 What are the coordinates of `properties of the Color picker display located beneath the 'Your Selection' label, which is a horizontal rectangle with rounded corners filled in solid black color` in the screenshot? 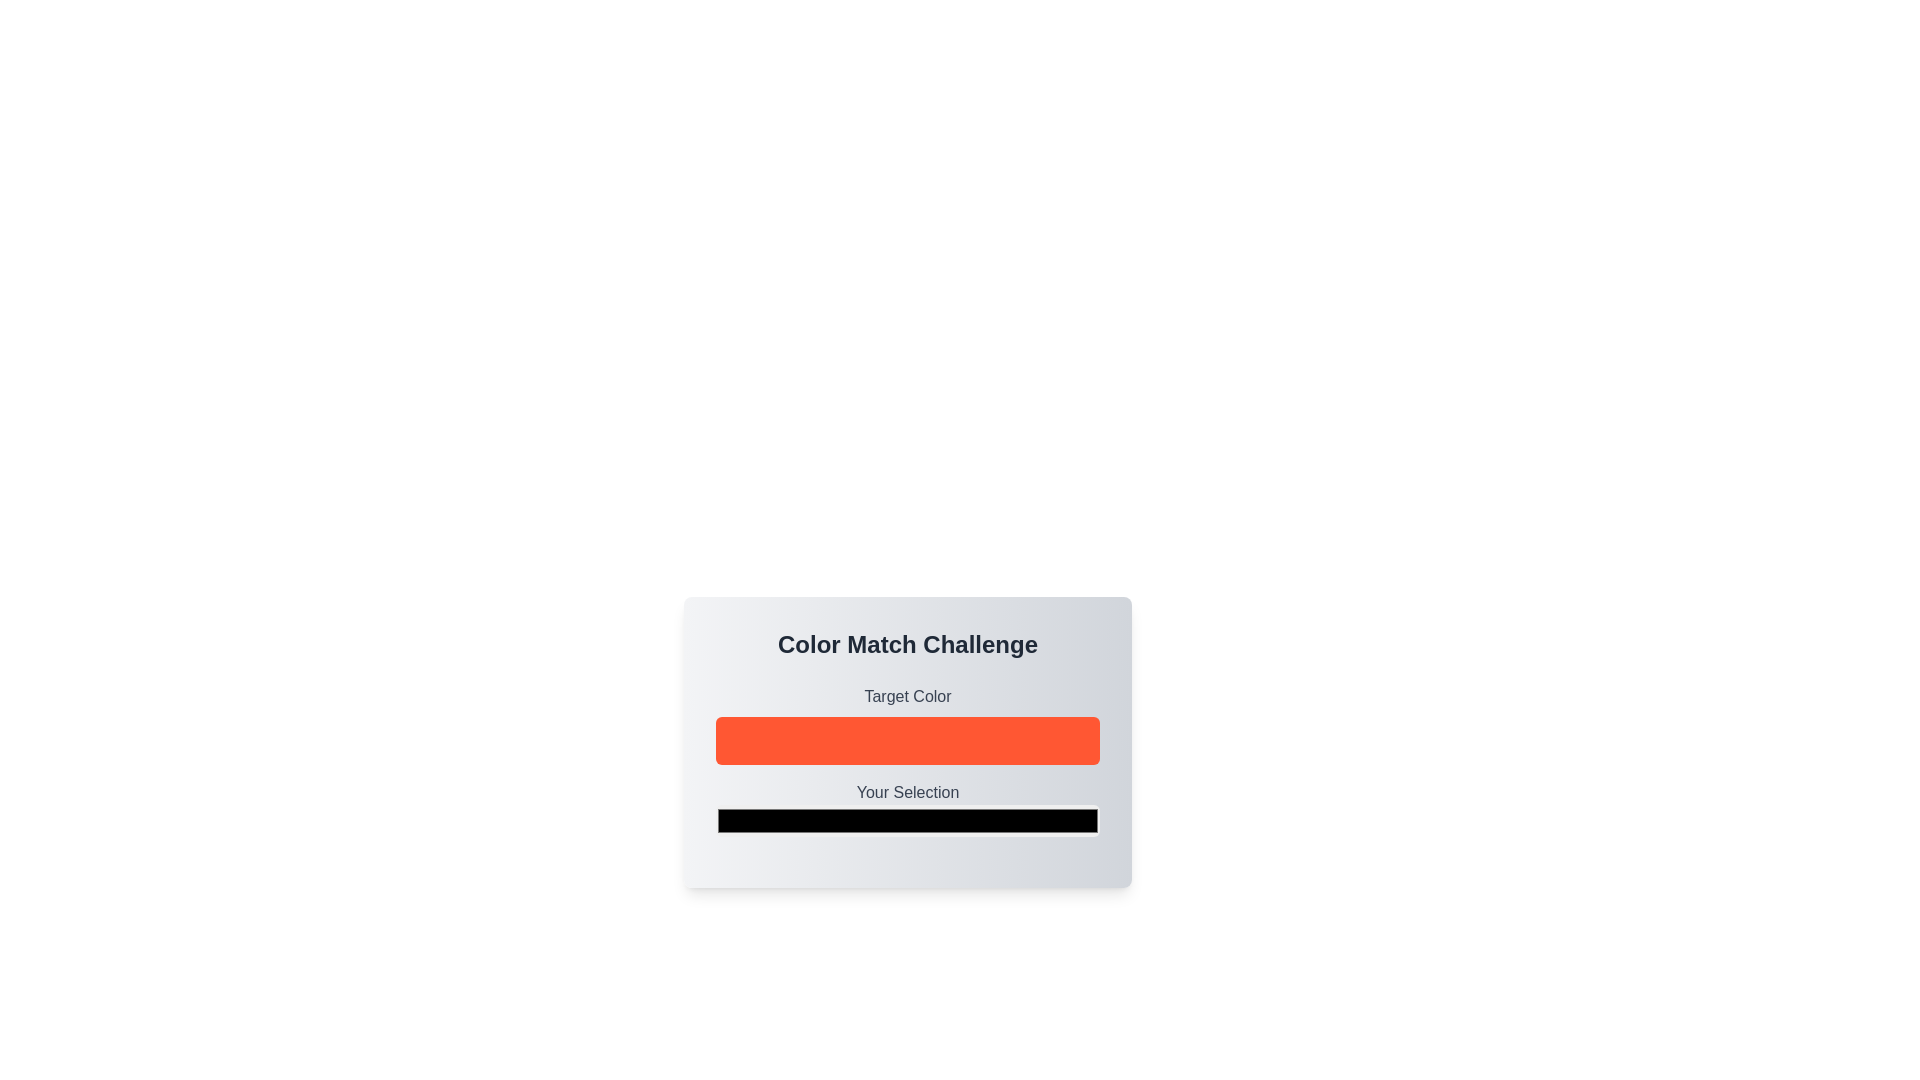 It's located at (906, 821).